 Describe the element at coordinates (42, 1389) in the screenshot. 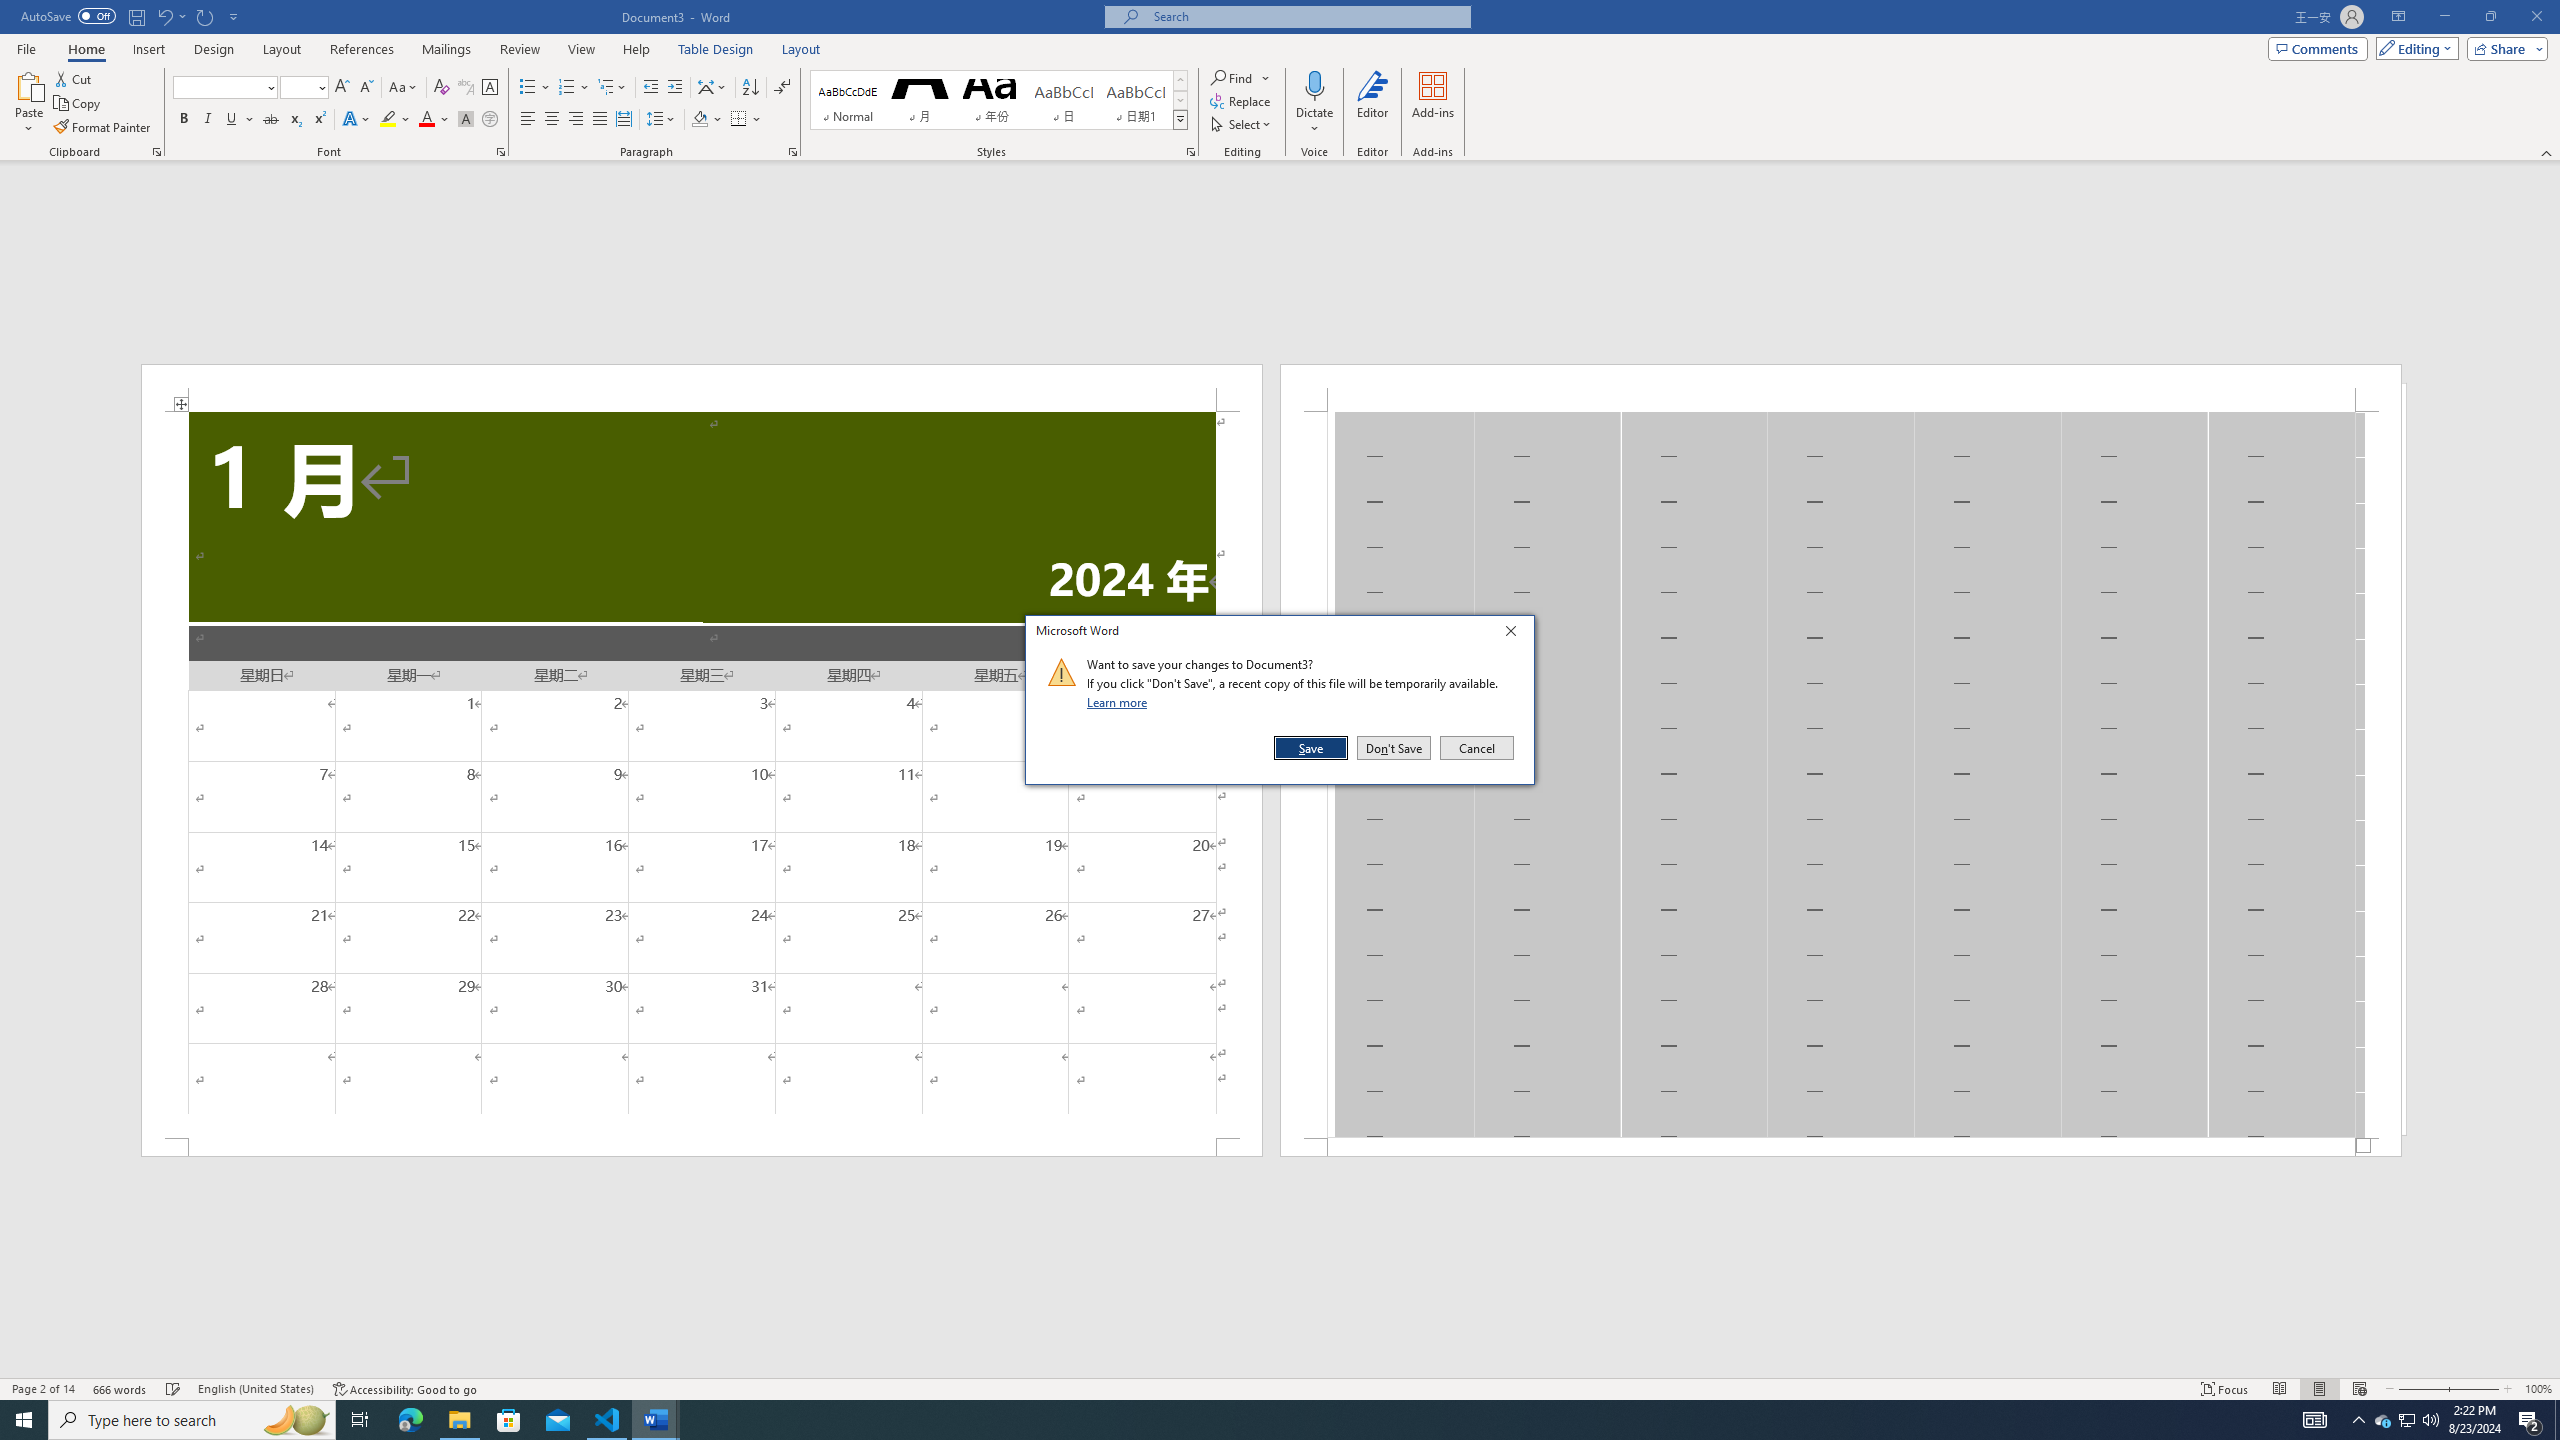

I see `'Page Number Page 2 of 14'` at that location.